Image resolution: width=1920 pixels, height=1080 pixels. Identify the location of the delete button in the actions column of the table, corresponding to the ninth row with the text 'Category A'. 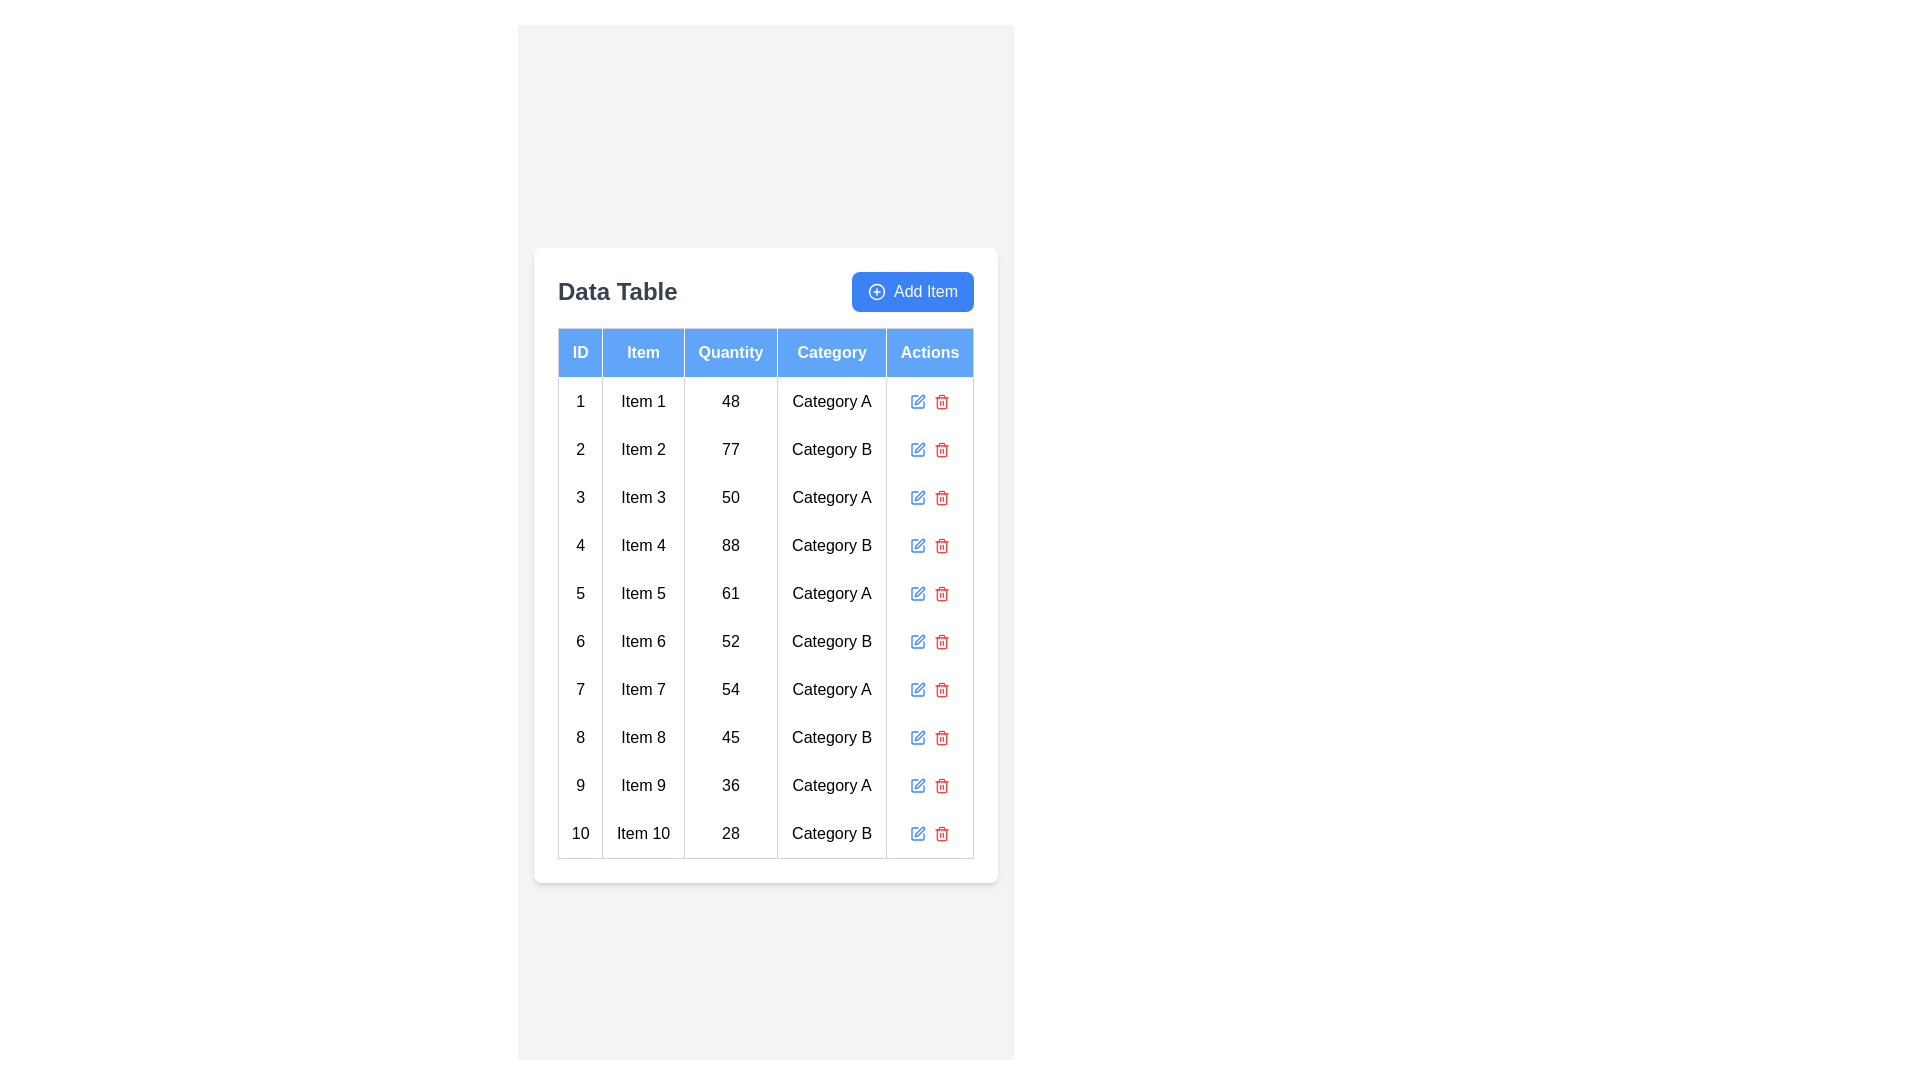
(941, 784).